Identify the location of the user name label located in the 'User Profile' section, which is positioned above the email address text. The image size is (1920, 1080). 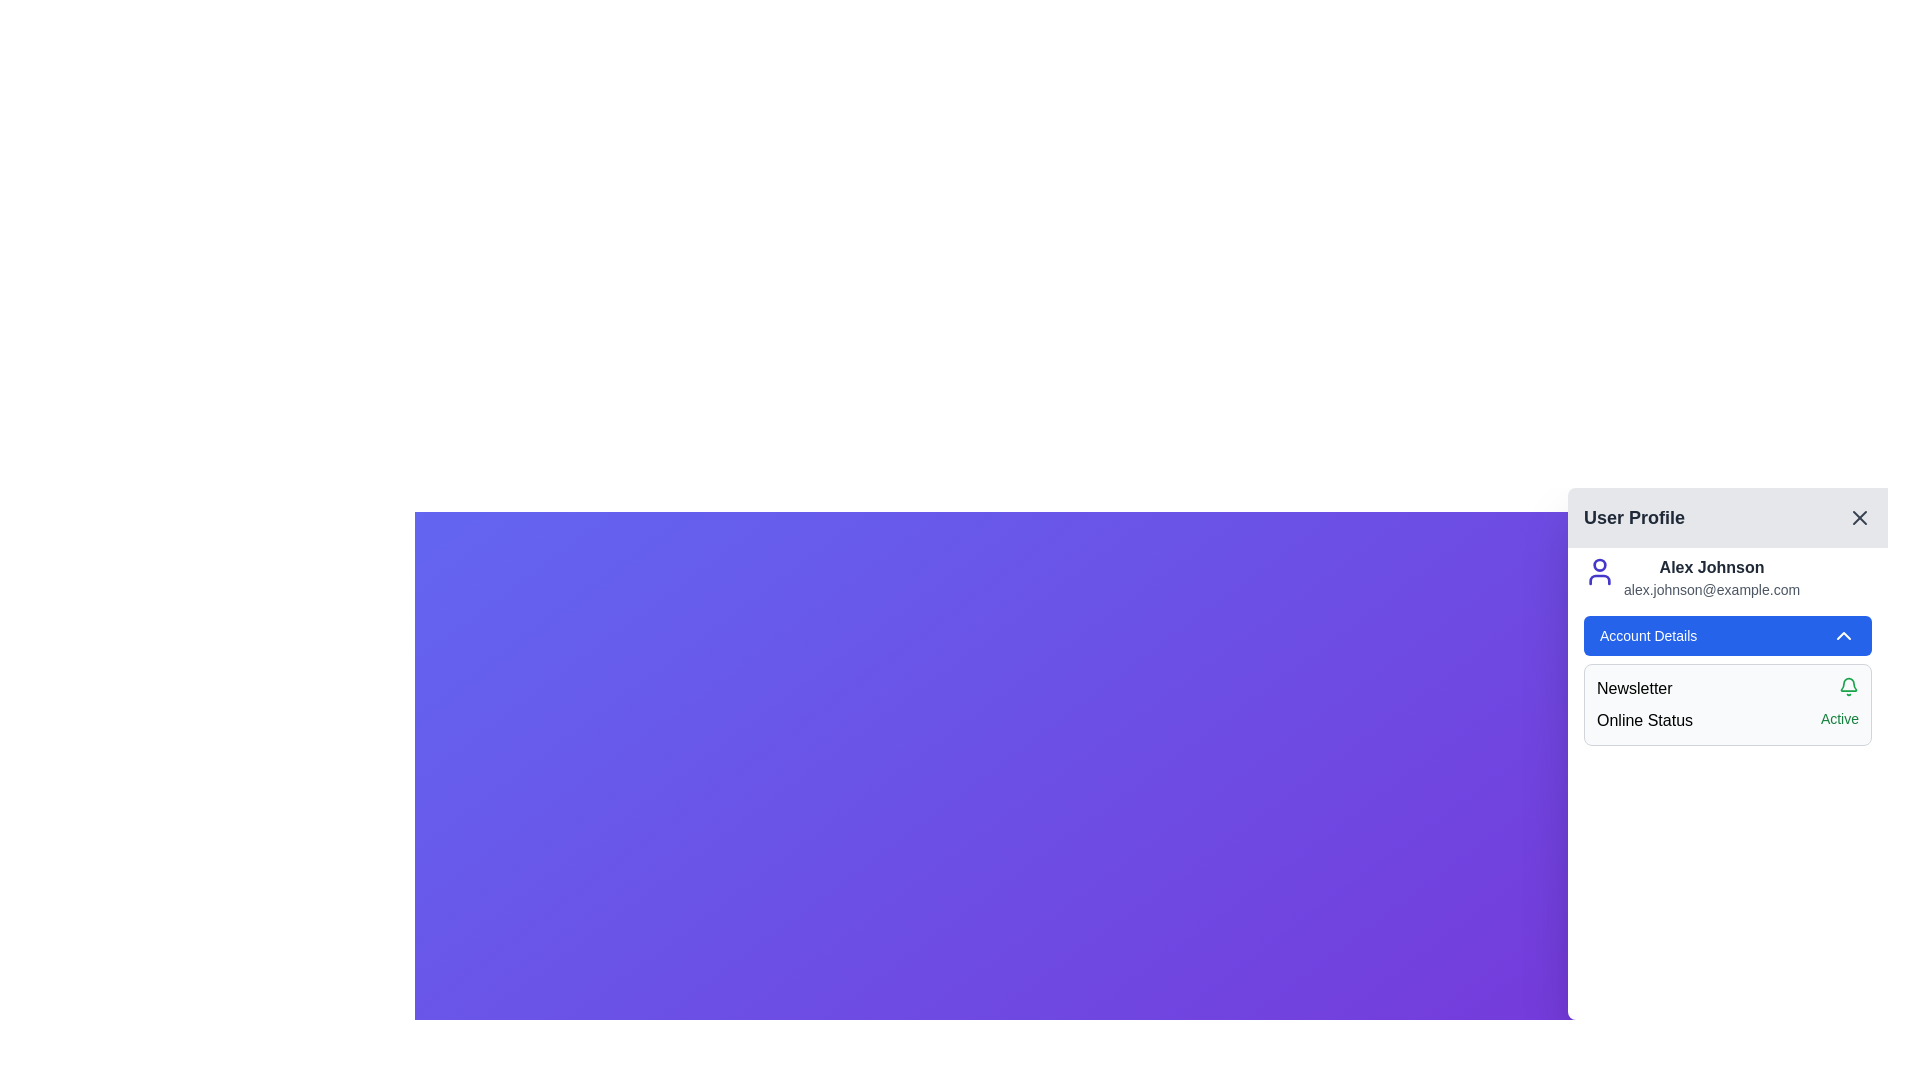
(1711, 567).